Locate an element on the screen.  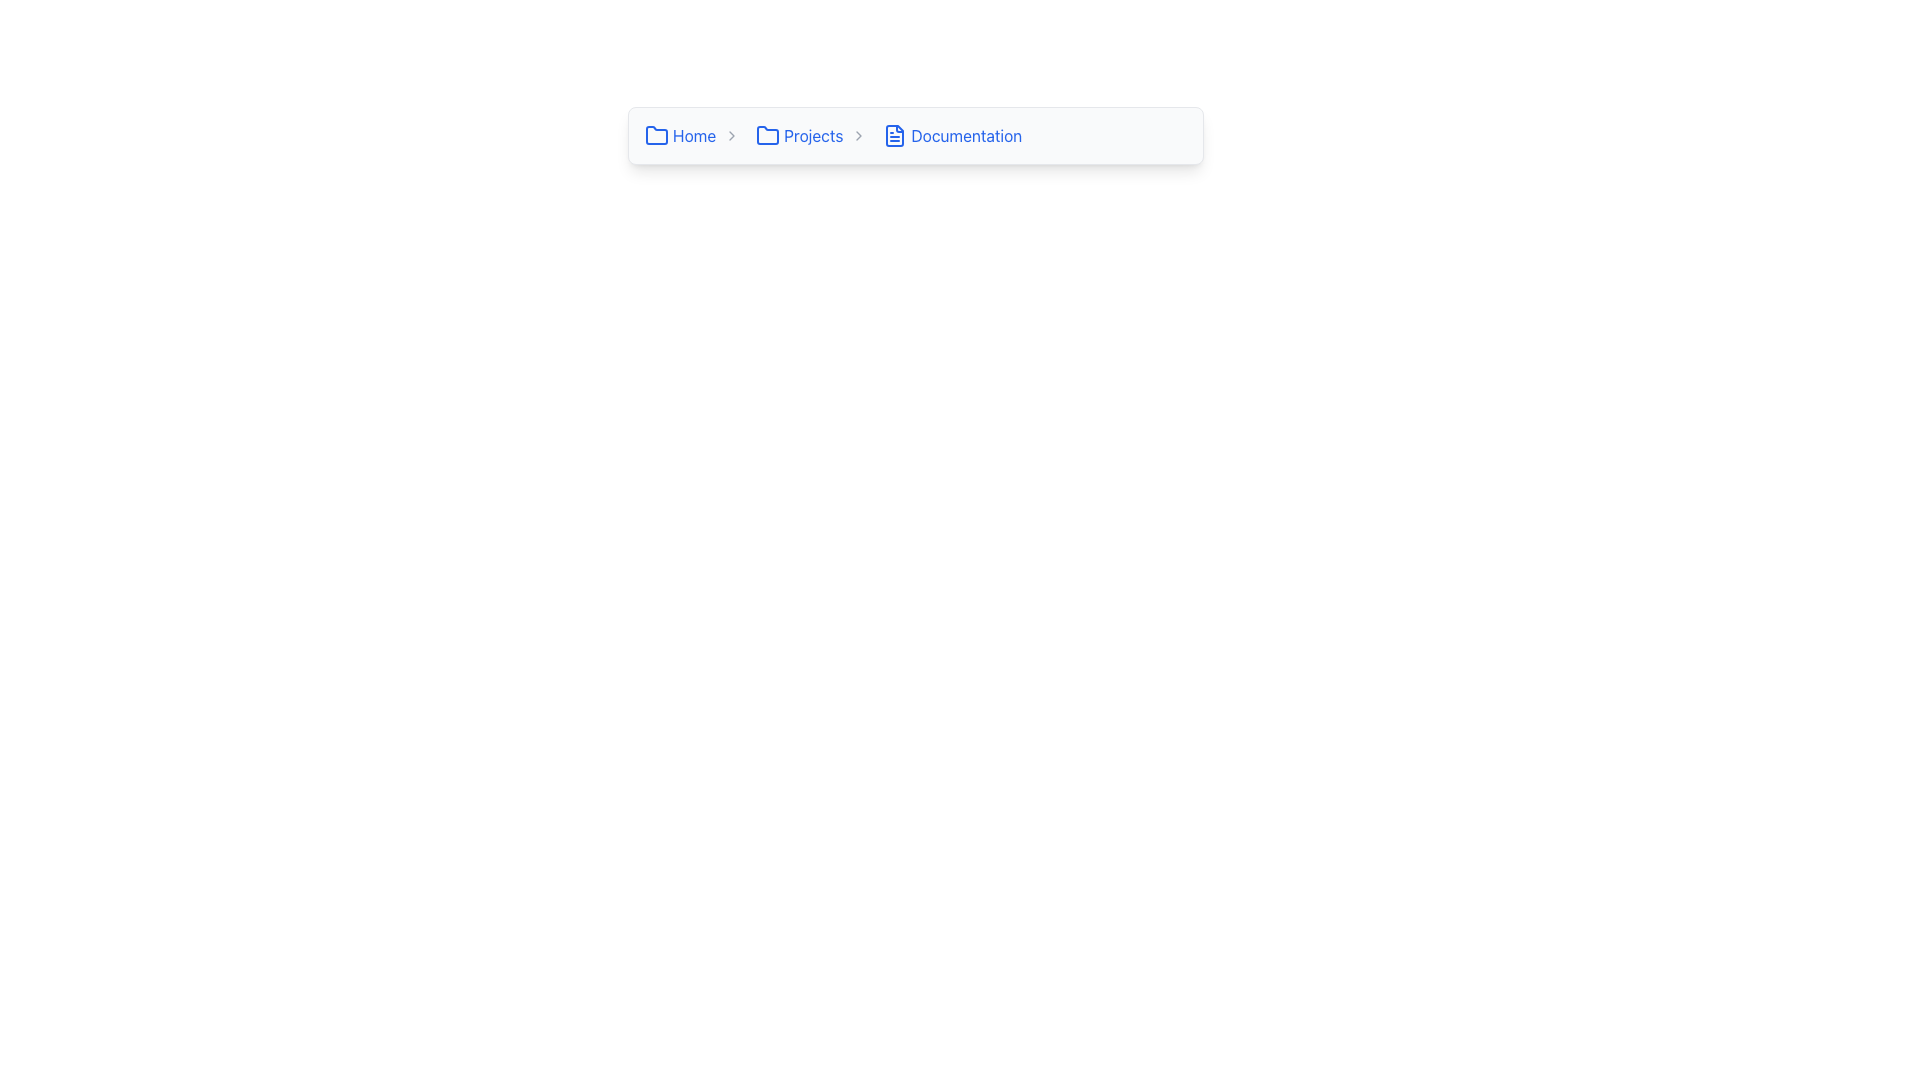
the 'Projects' icon located in the navigation menu, which serves as a visual indicator for the 'Projects' section is located at coordinates (767, 135).